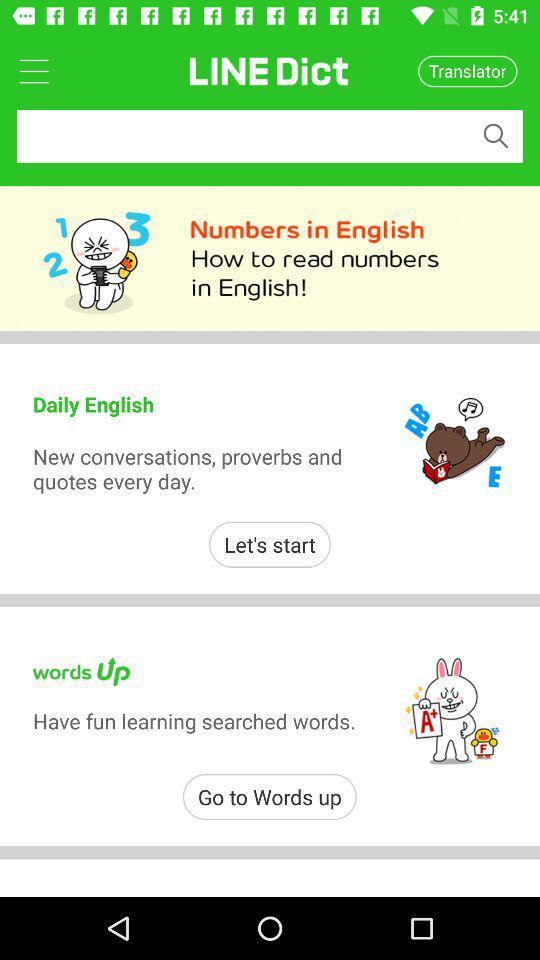 The height and width of the screenshot is (960, 540). Describe the element at coordinates (270, 257) in the screenshot. I see `numbers in english` at that location.